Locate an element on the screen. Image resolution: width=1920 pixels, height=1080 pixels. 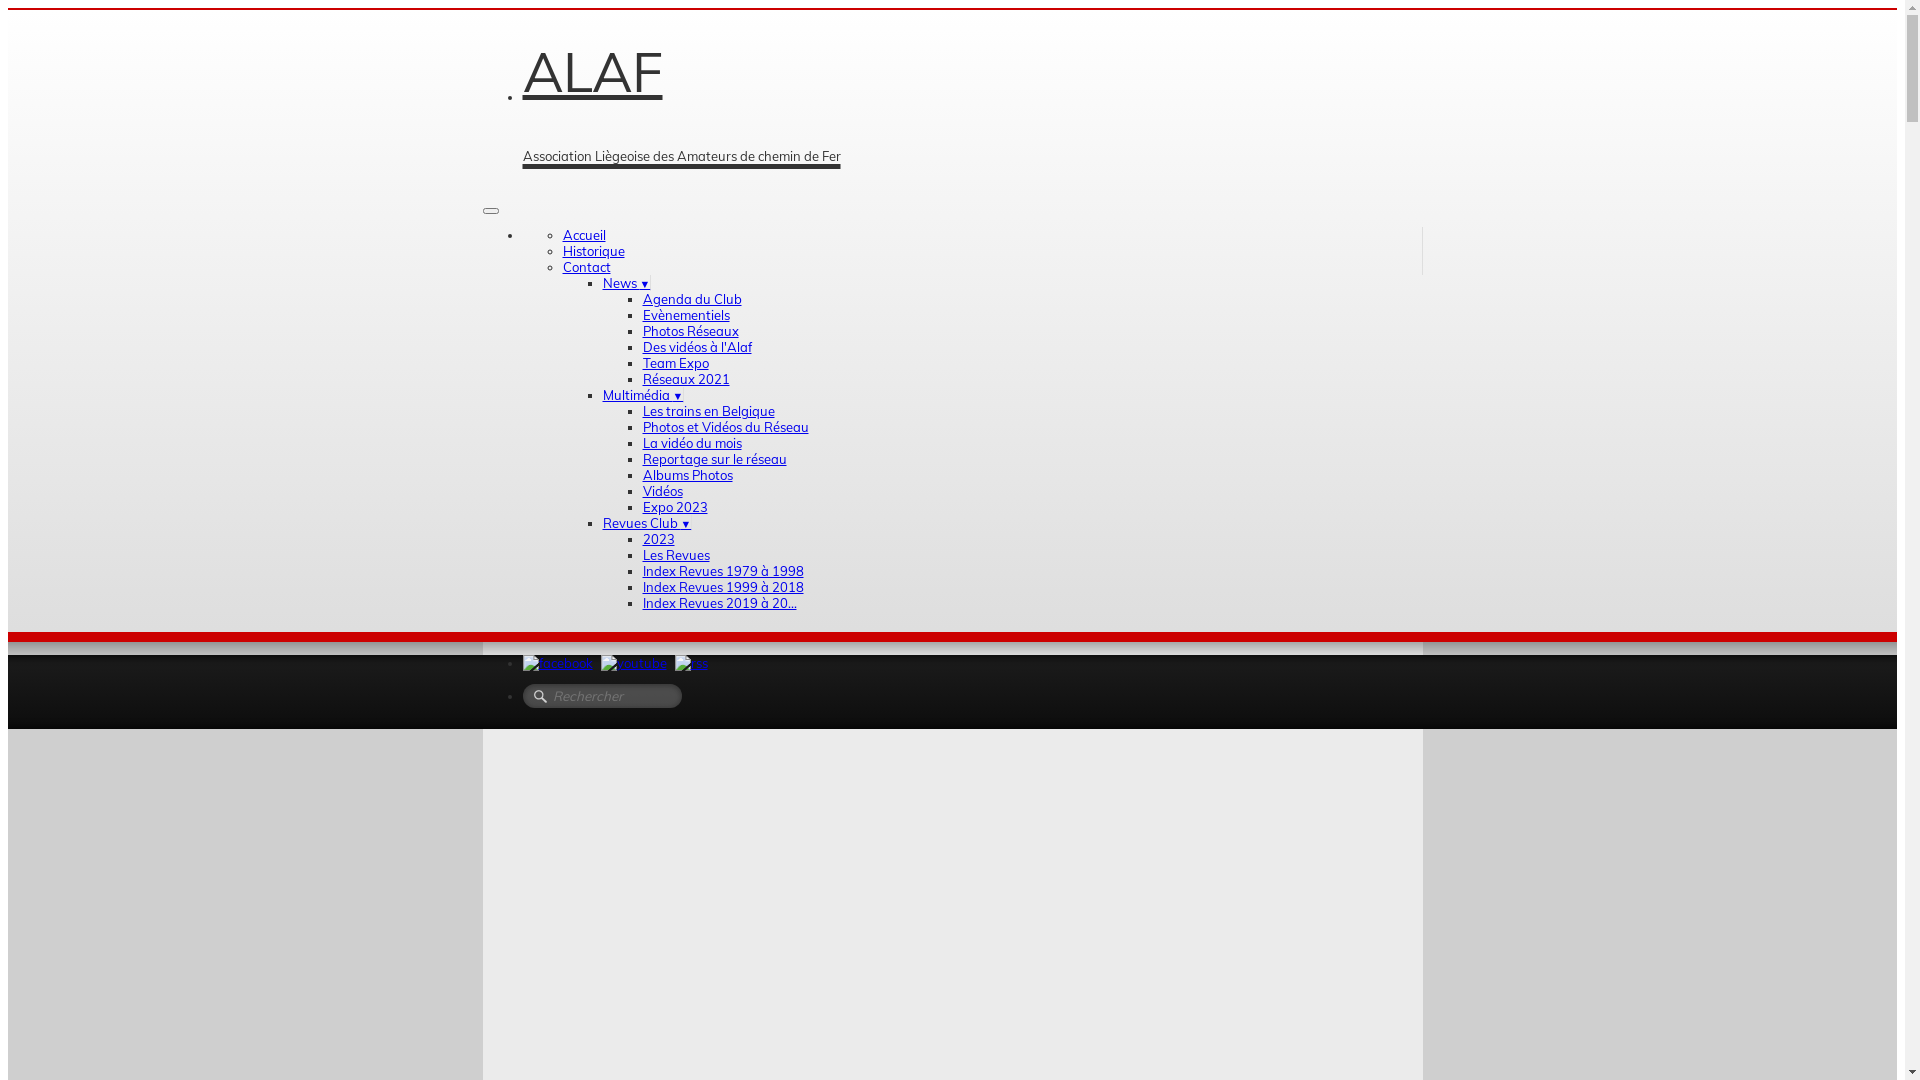
'Contact' is located at coordinates (560, 265).